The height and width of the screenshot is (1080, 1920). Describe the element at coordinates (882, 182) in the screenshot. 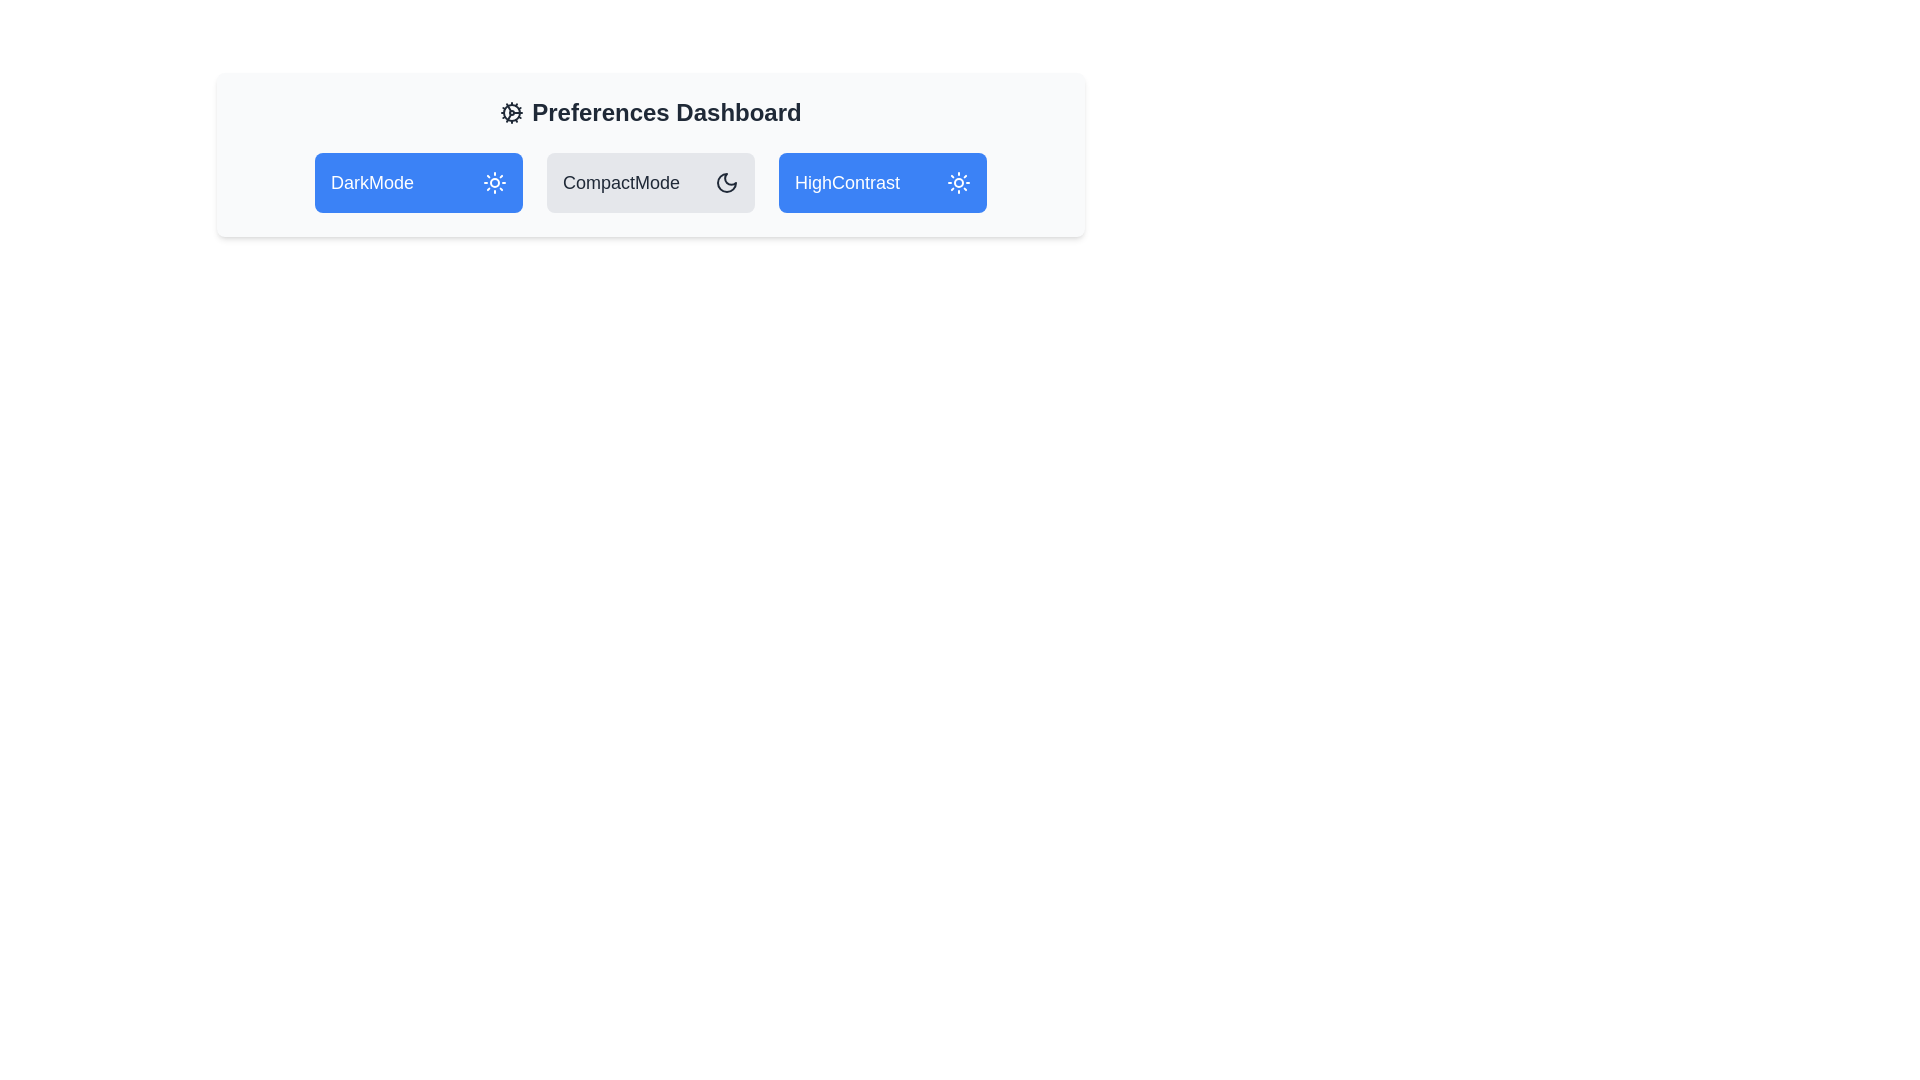

I see `the preference option HighContrast to observe its hover effect` at that location.